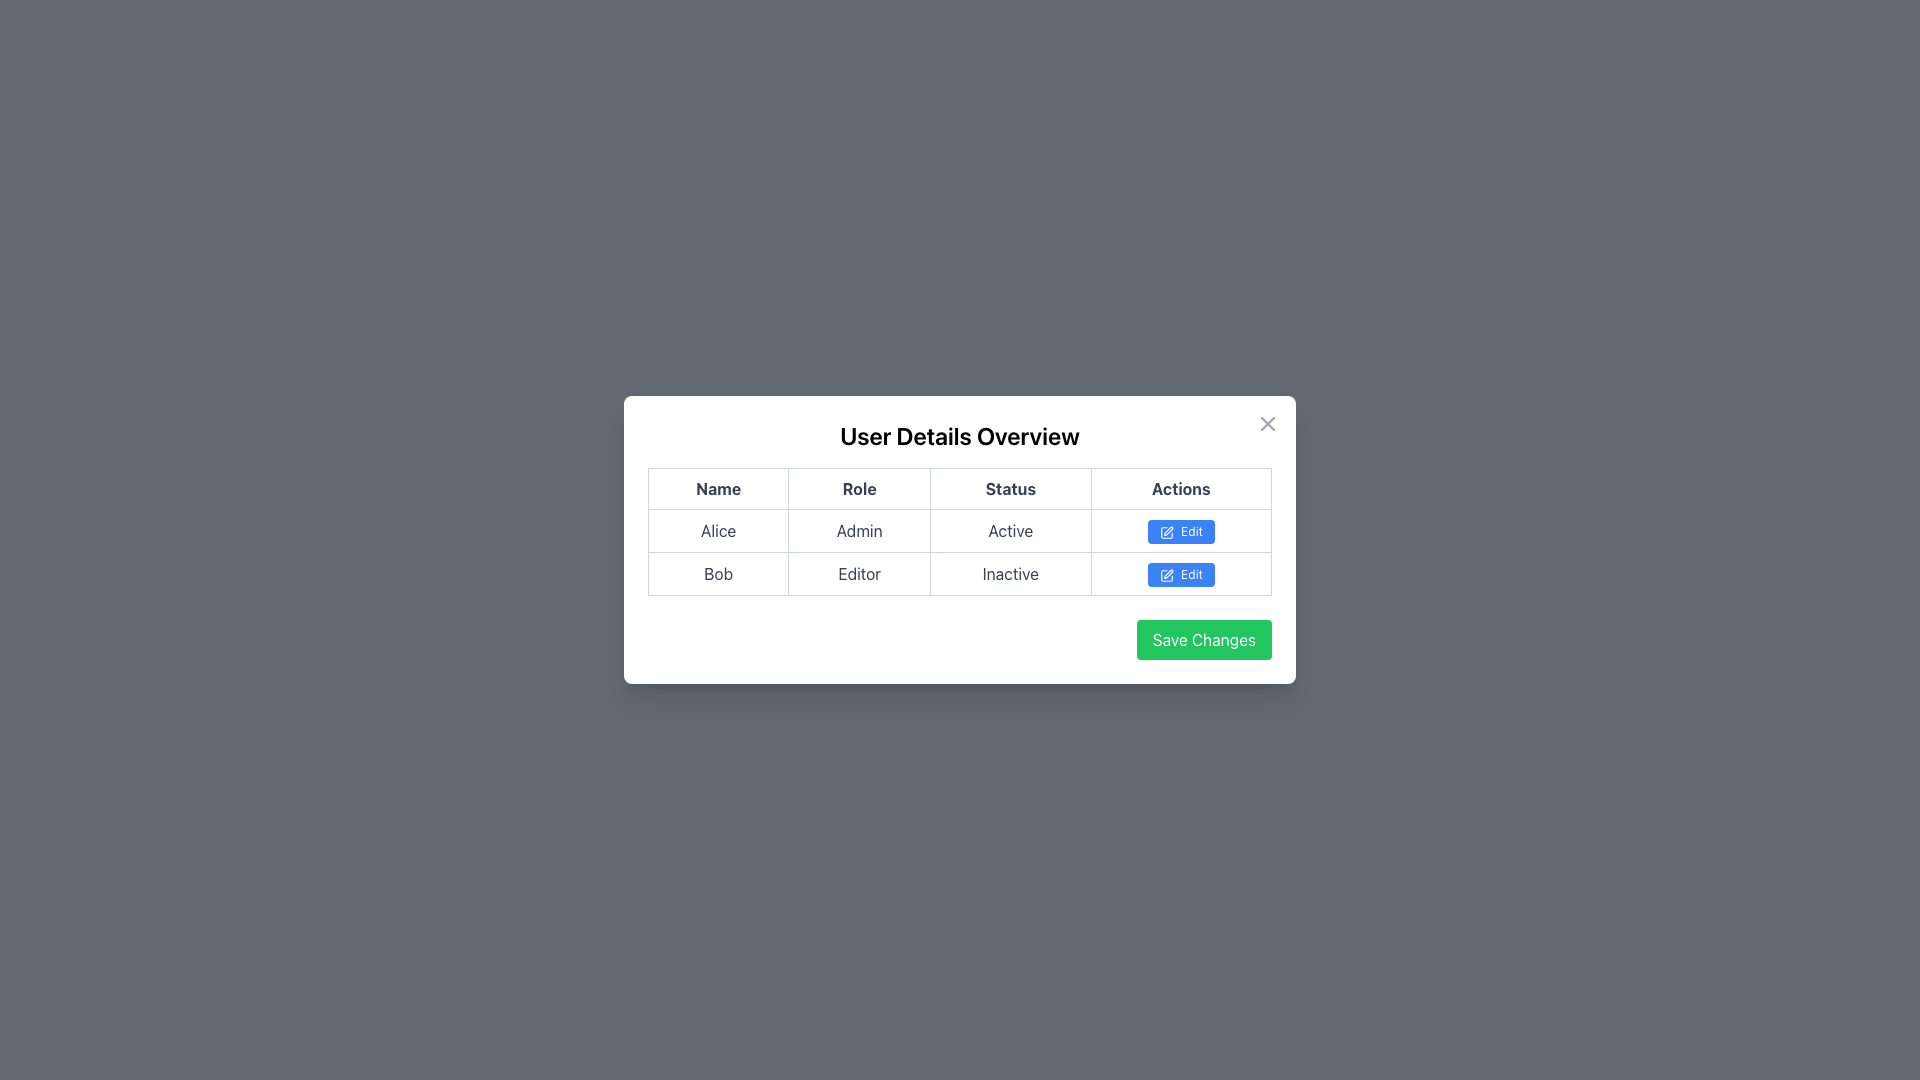 The width and height of the screenshot is (1920, 1080). What do you see at coordinates (1180, 530) in the screenshot?
I see `the 'Edit' button with a blue background and rounded corners located in the 'Actions' column of the table in the 'User Details Overview' section for the user 'Alice'` at bounding box center [1180, 530].